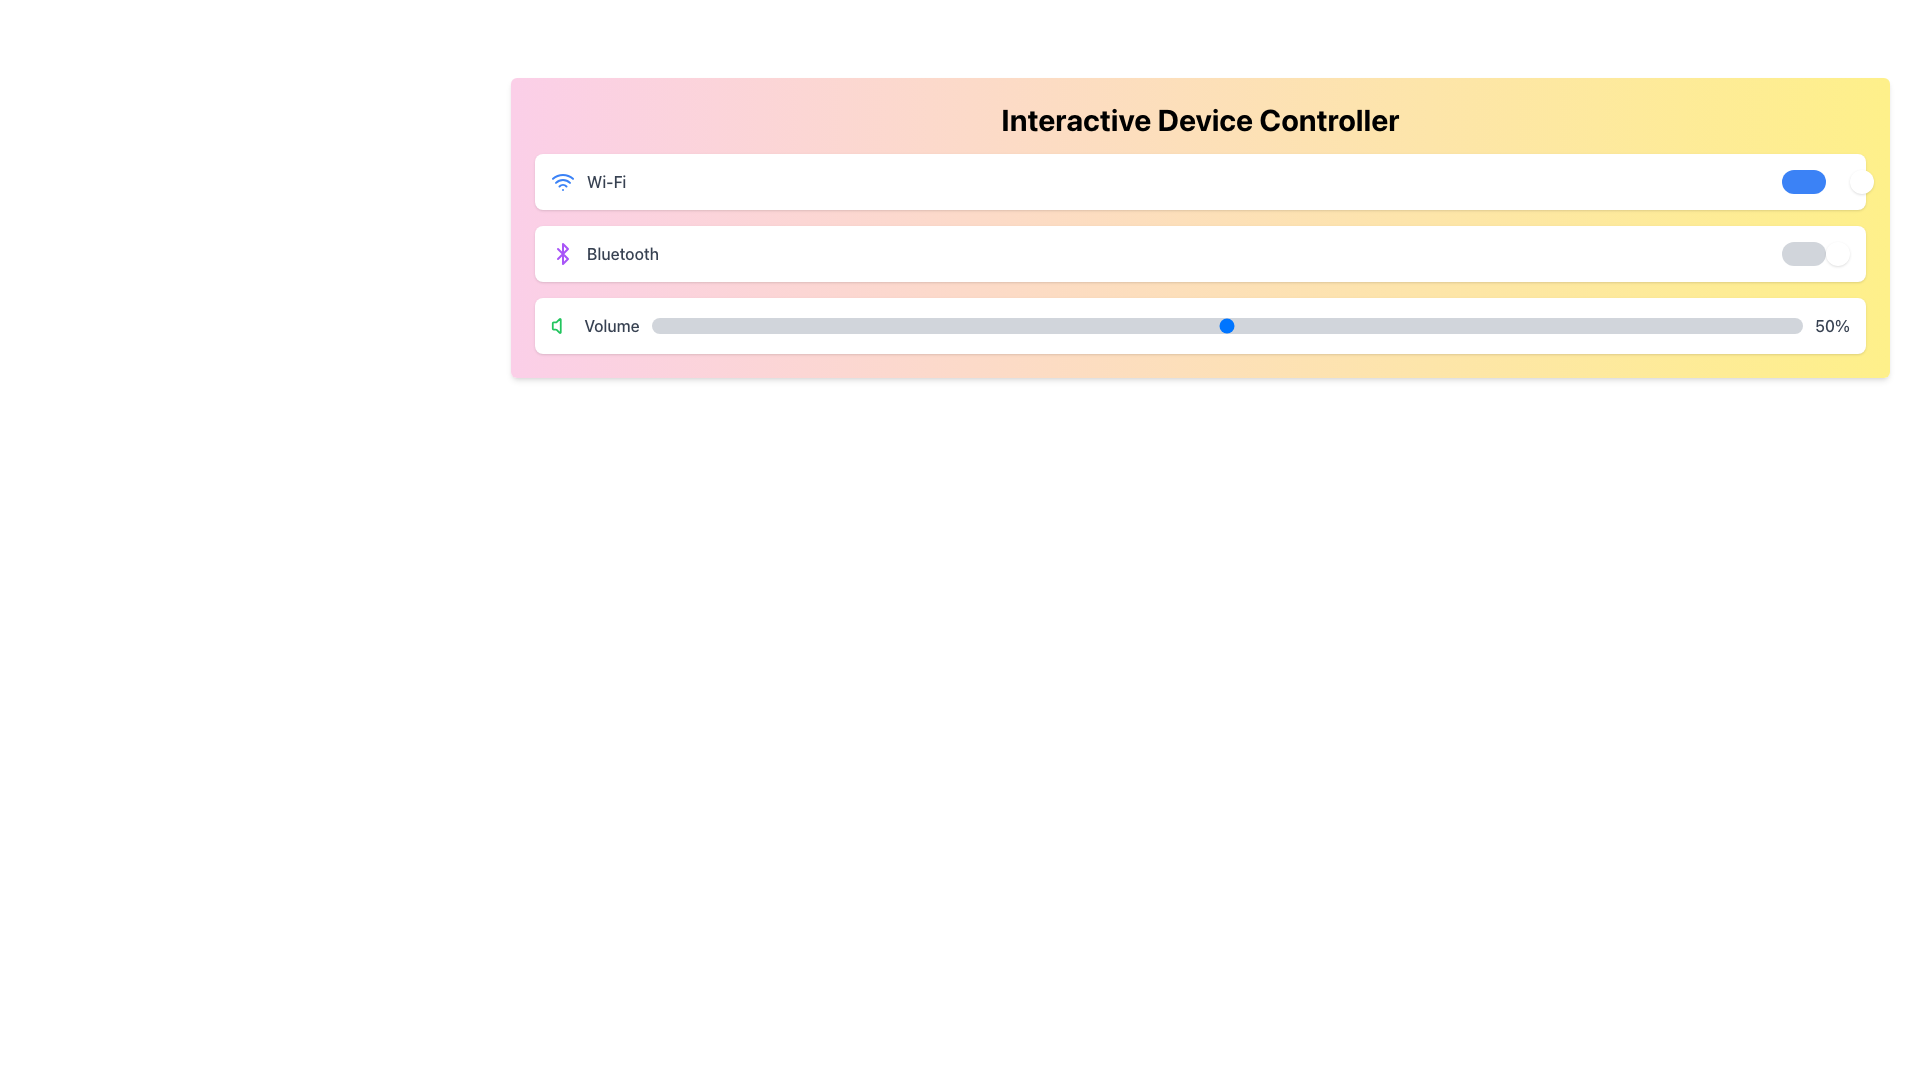 This screenshot has height=1080, width=1920. What do you see at coordinates (1226, 325) in the screenshot?
I see `the volume slider input to set the volume at the clicked position, located in the settings panel under 'Interactive Device Controller' with a current value of '50%` at bounding box center [1226, 325].